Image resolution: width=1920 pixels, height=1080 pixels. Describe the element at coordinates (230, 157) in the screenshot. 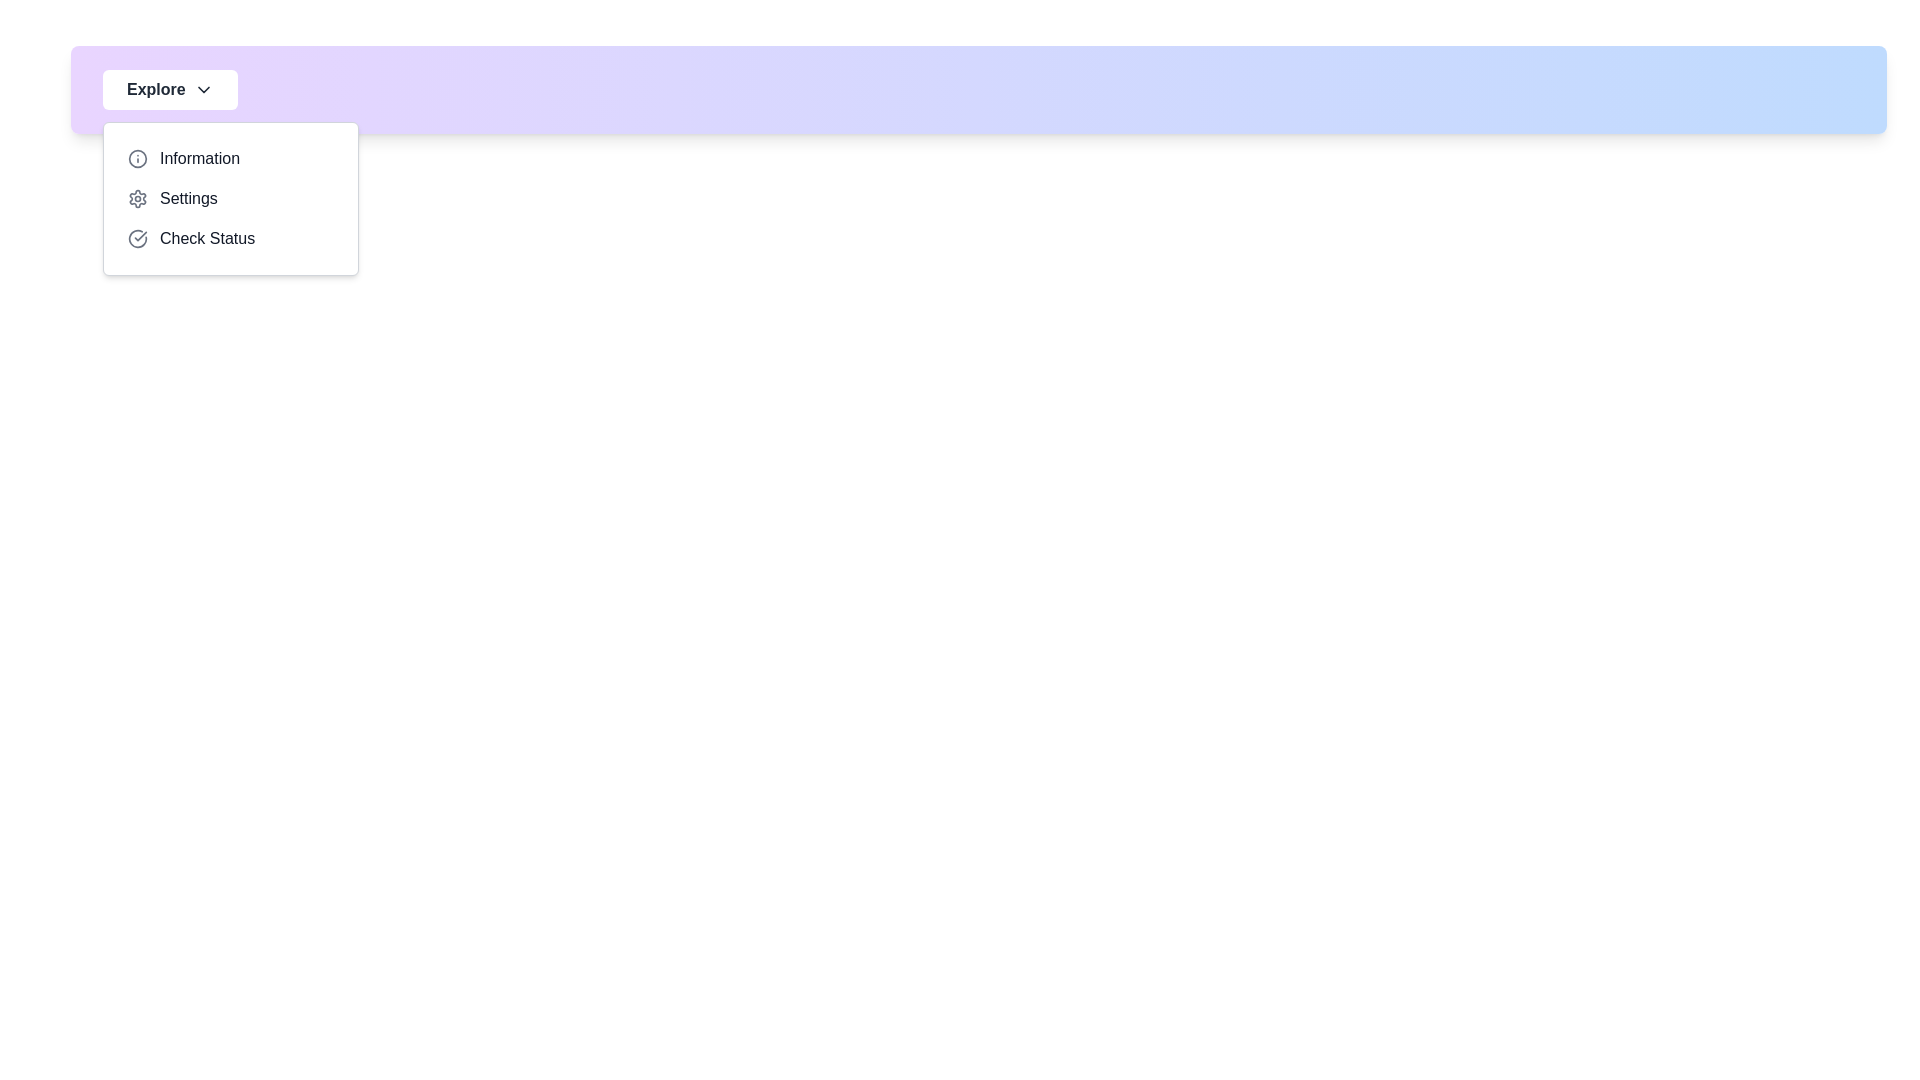

I see `the 'Information' item in the menu` at that location.